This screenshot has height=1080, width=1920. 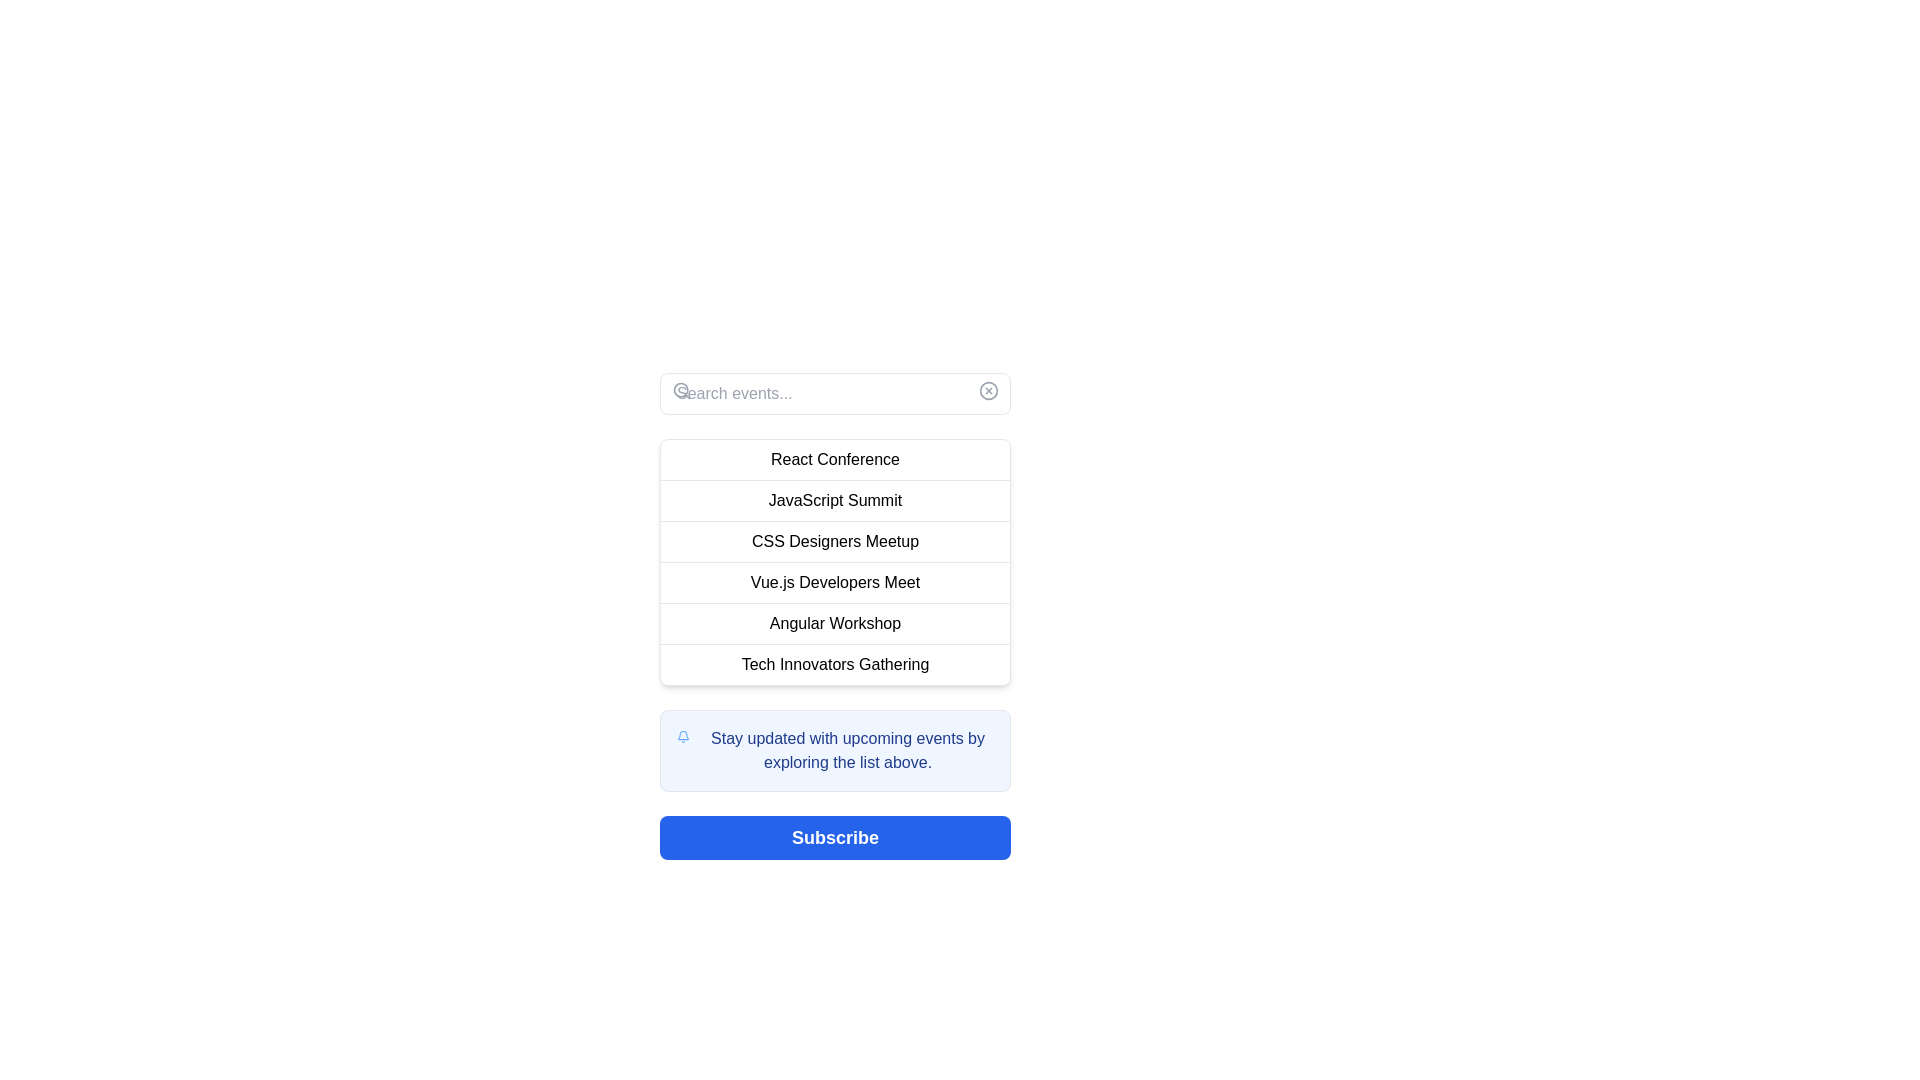 What do you see at coordinates (681, 390) in the screenshot?
I see `the circular part of the search icon, which indicates a search-related functionality and is located towards the left inside the search bar at the top-center of the layout` at bounding box center [681, 390].